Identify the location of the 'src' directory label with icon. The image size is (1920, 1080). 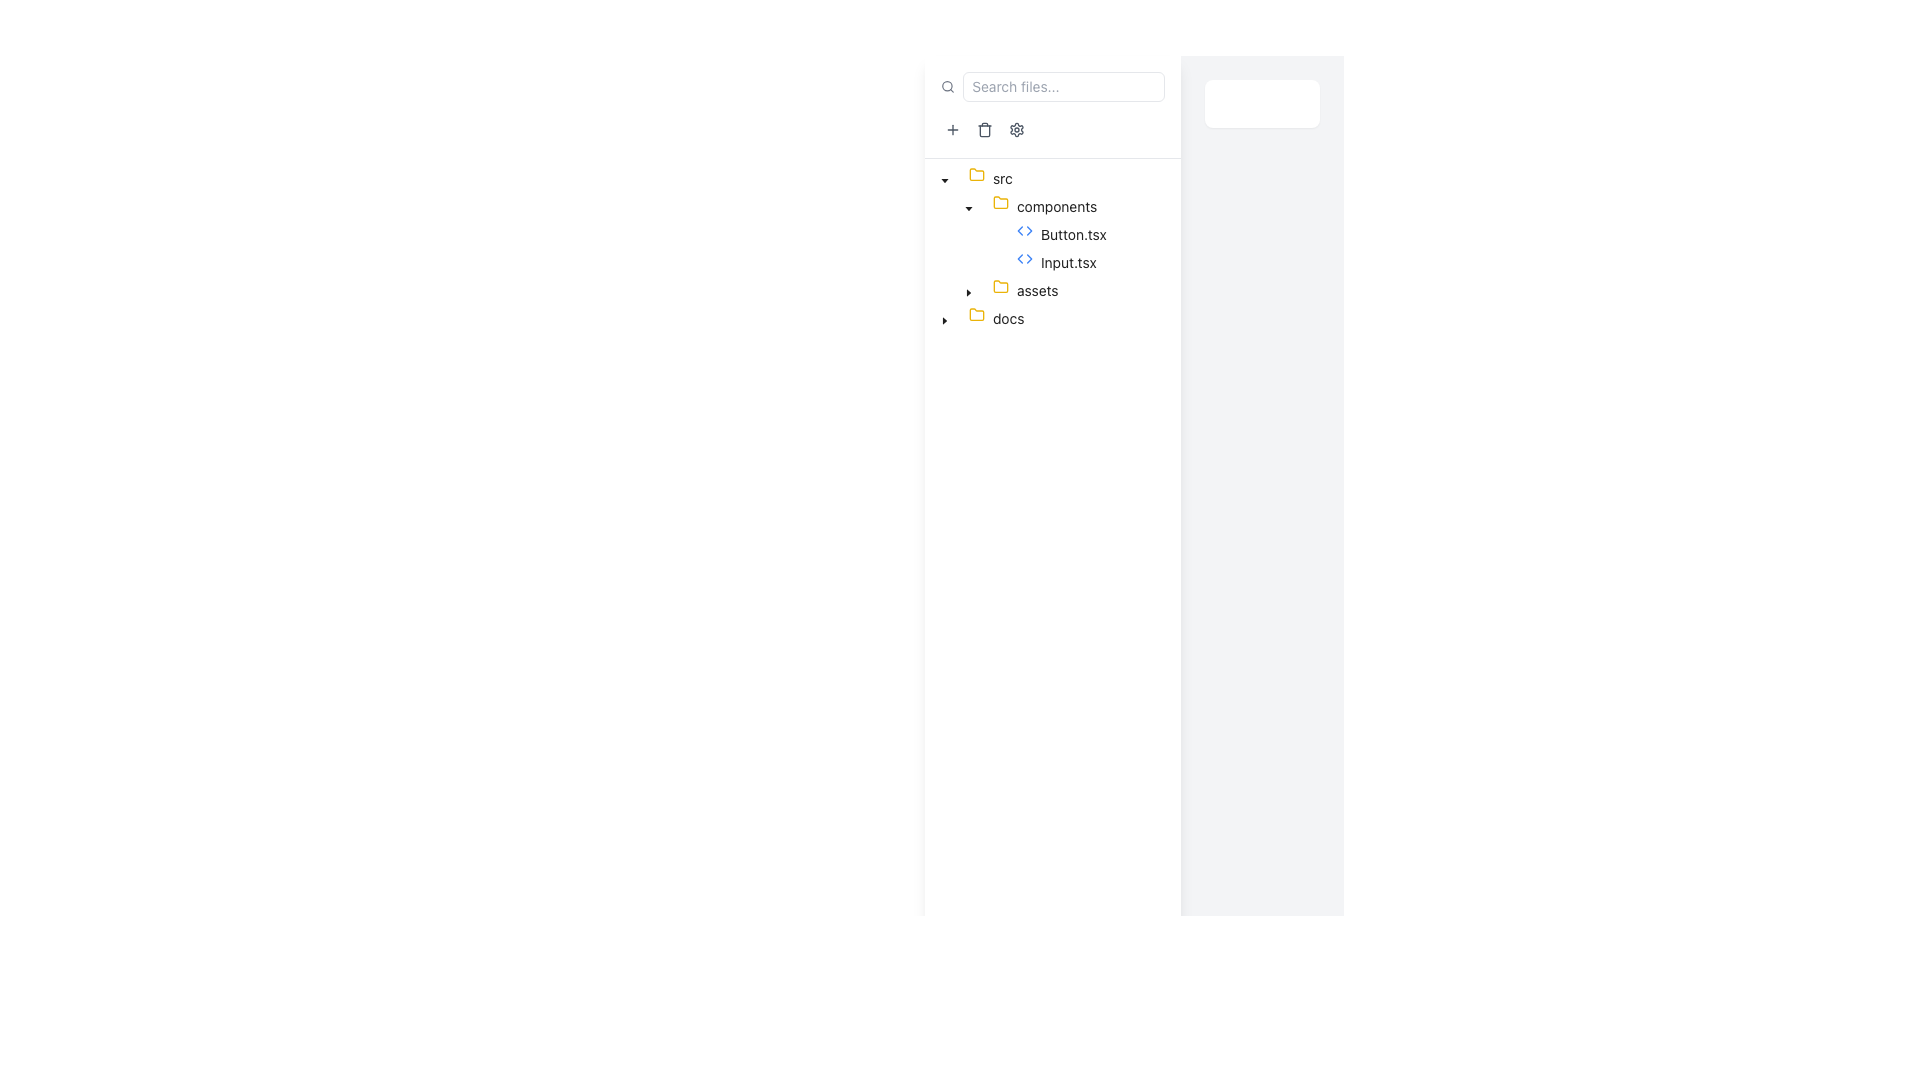
(989, 177).